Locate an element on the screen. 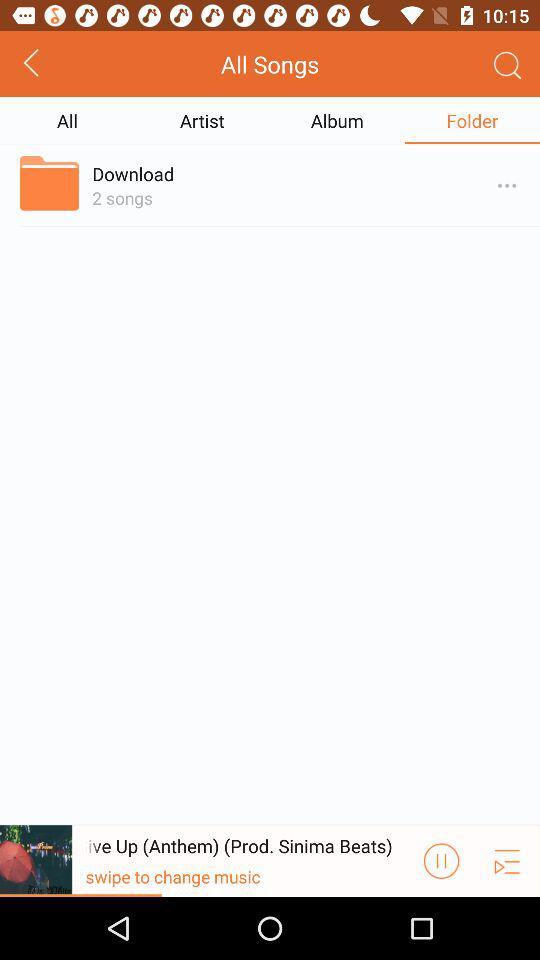  the pause icon is located at coordinates (441, 921).